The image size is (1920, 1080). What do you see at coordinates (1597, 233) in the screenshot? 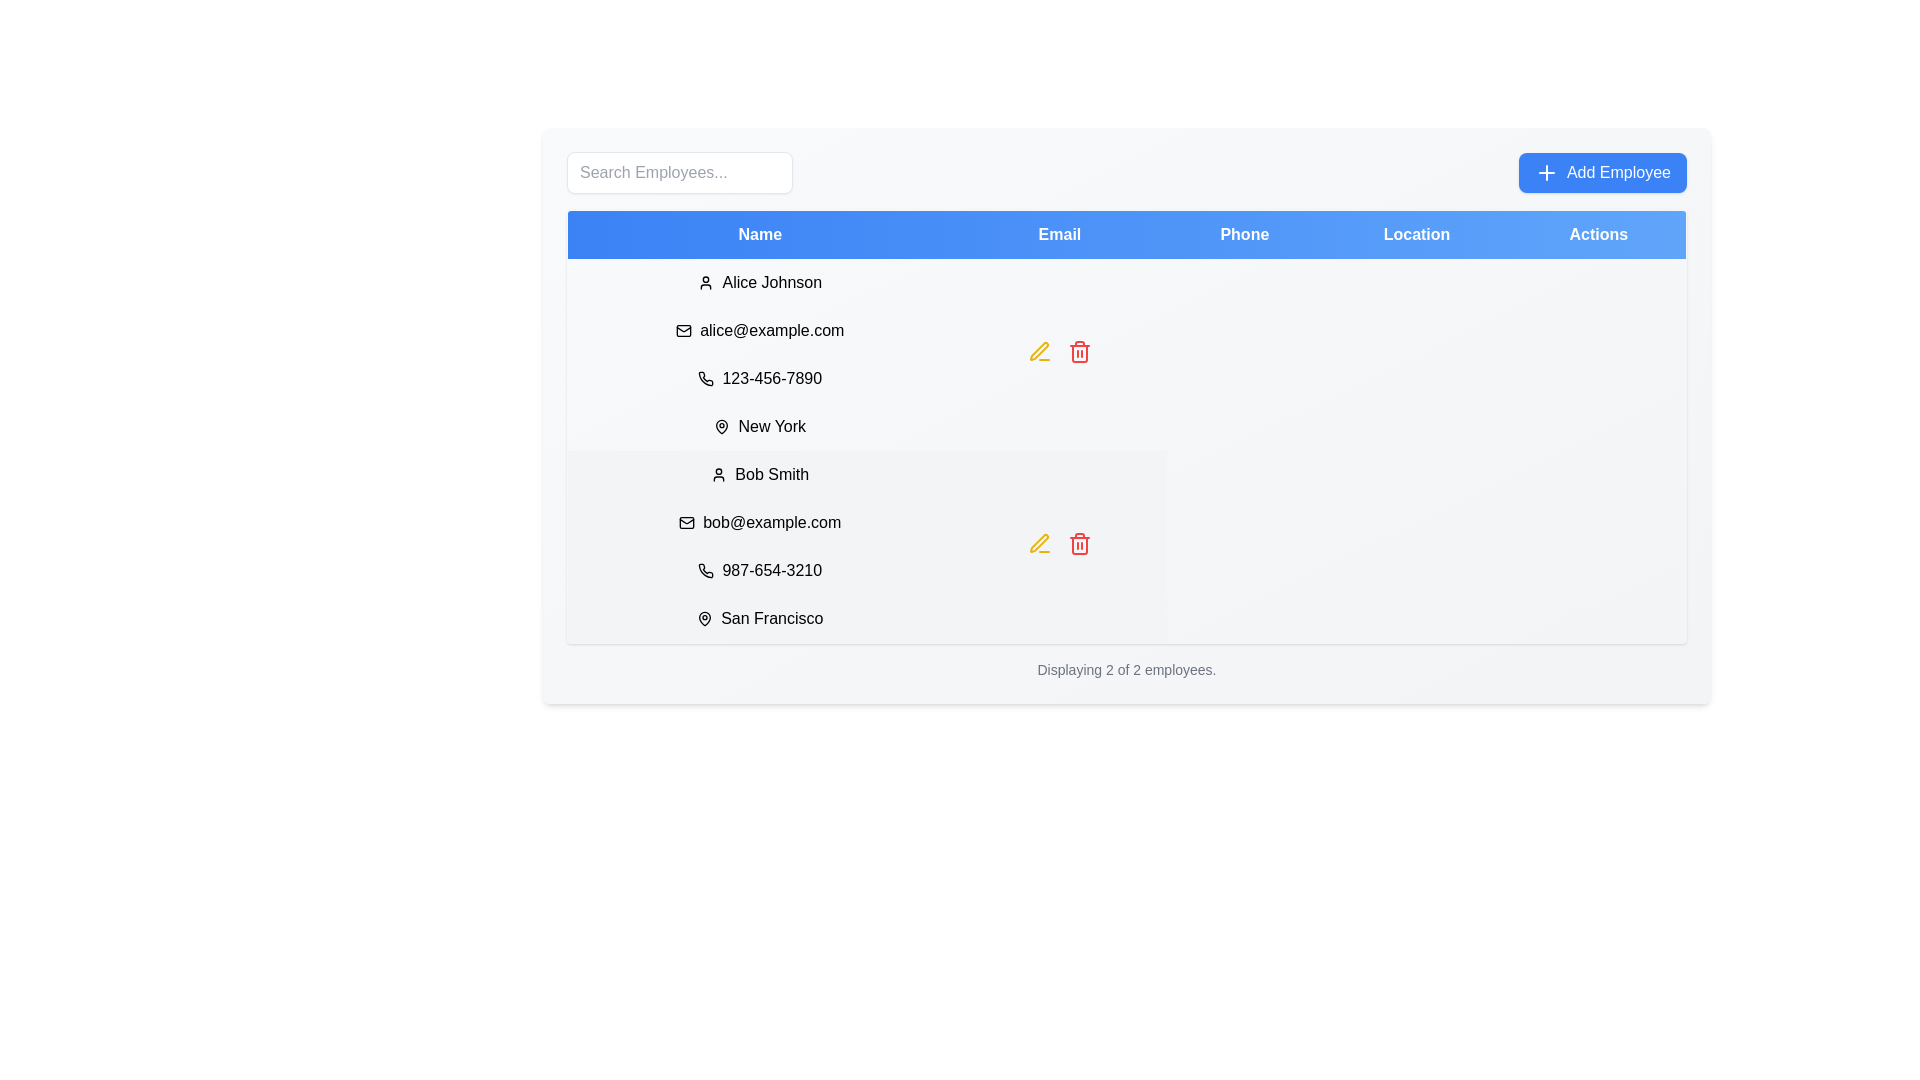
I see `the header label located at the far-right in the row of headers, immediately following the 'Location' header, which is the fifth element in the sequence` at bounding box center [1597, 233].